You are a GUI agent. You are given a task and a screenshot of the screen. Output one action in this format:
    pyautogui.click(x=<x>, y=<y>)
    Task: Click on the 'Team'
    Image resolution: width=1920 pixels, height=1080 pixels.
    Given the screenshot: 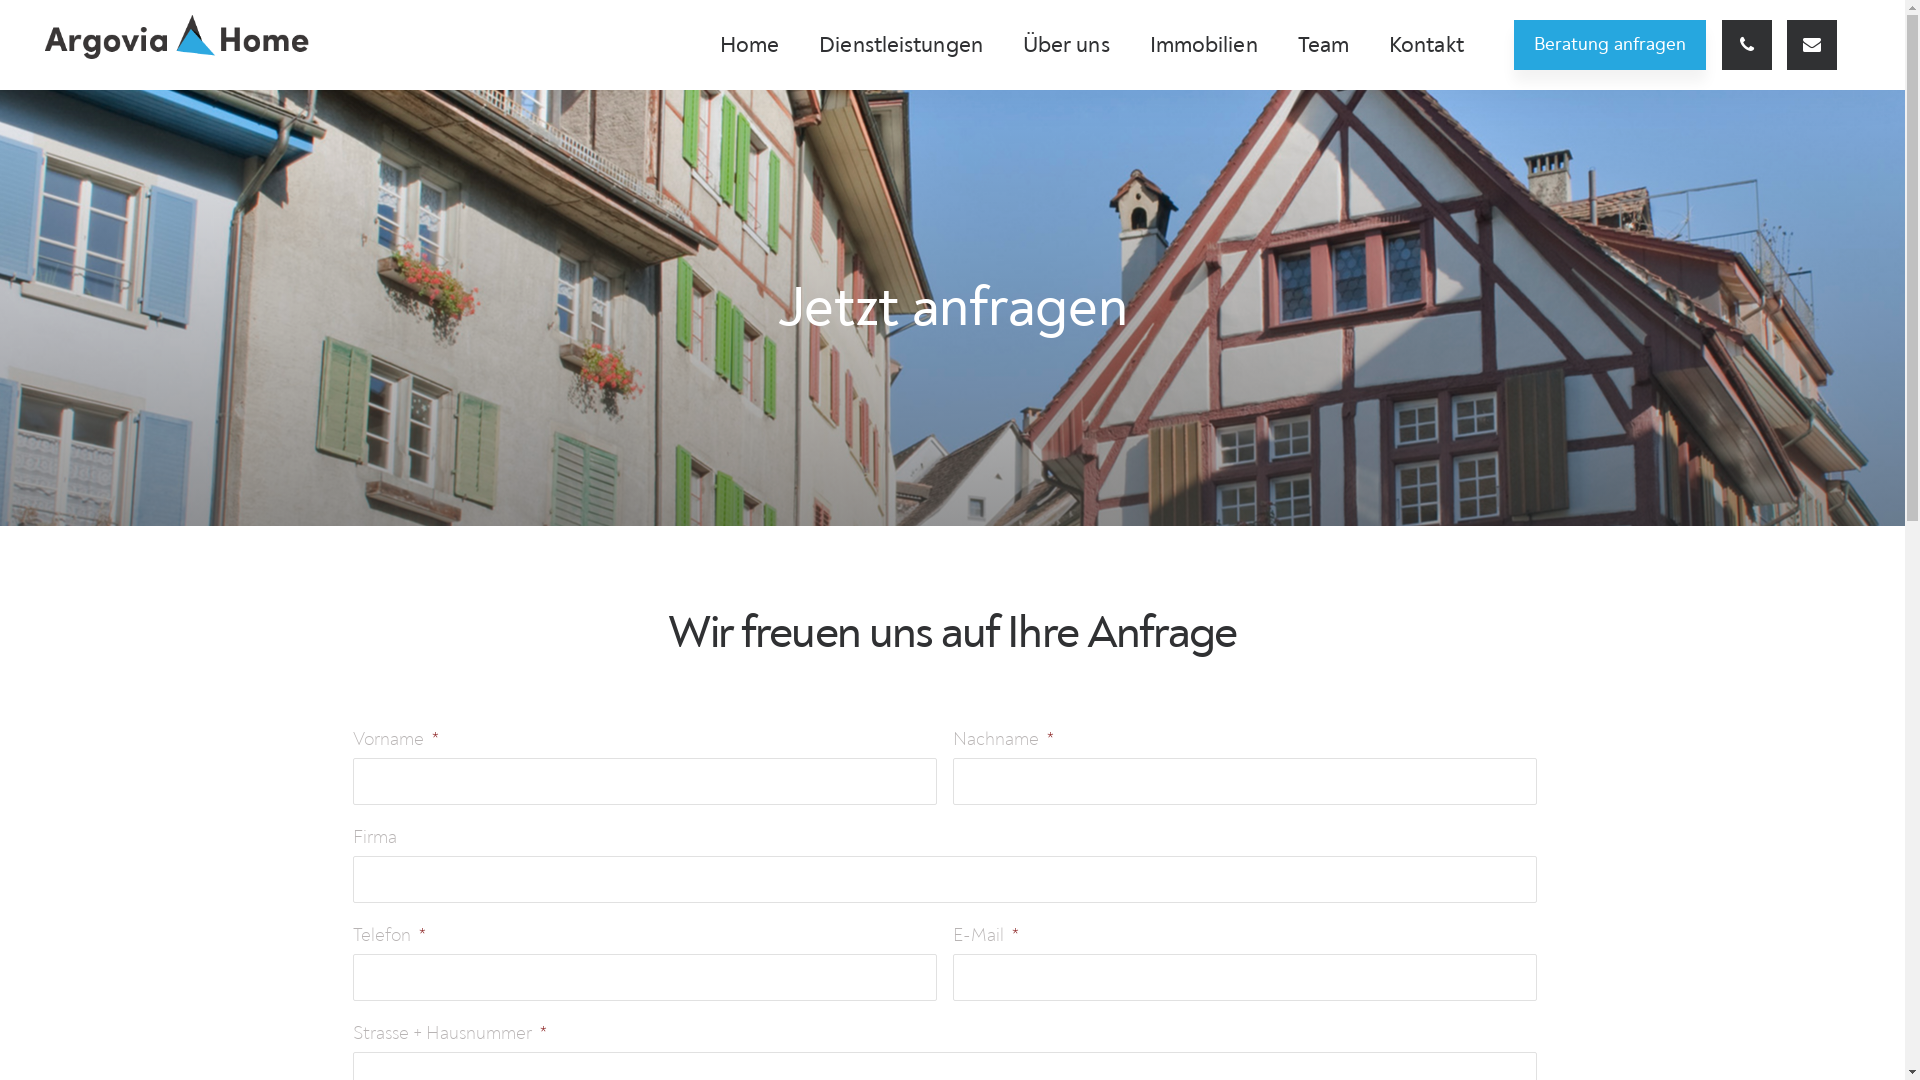 What is the action you would take?
    pyautogui.click(x=1323, y=45)
    